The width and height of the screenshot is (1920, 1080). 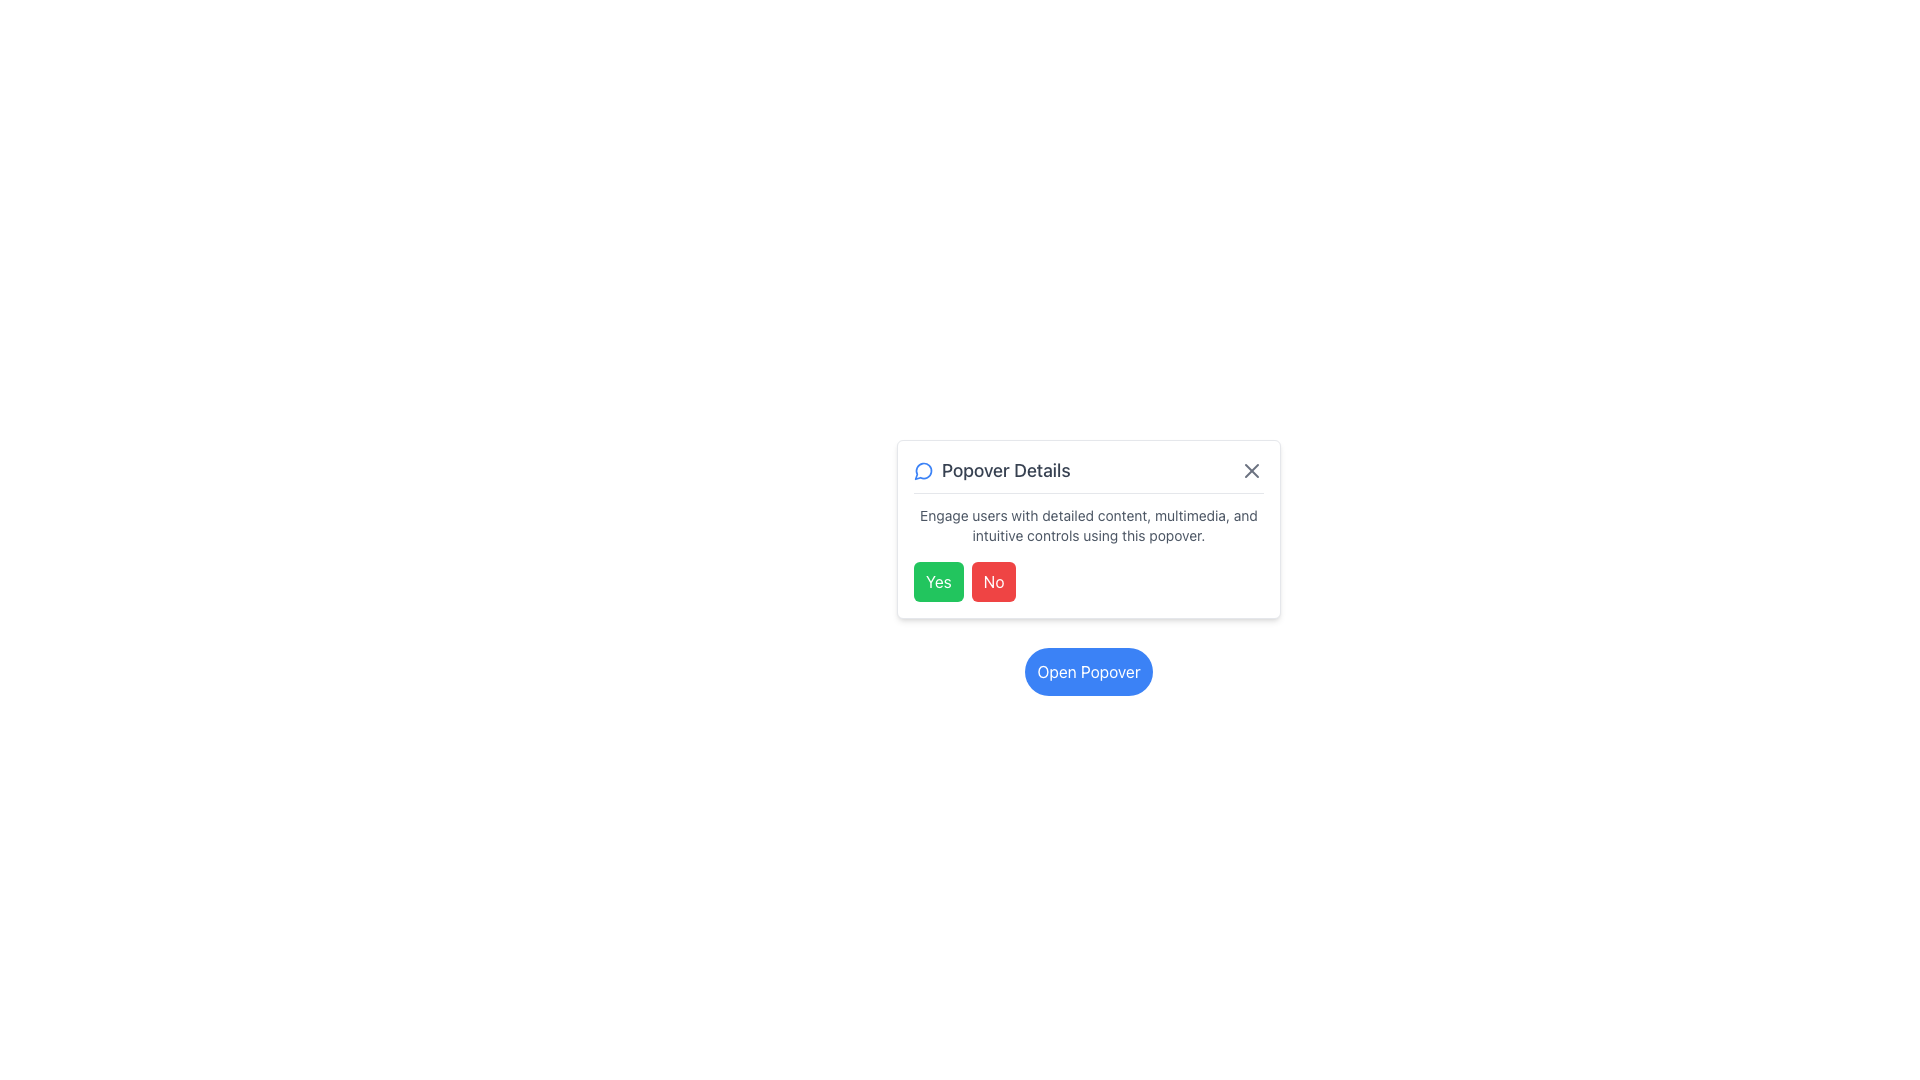 I want to click on the button with a blue background and rounded edges labeled 'Open Popover', so click(x=1088, y=671).